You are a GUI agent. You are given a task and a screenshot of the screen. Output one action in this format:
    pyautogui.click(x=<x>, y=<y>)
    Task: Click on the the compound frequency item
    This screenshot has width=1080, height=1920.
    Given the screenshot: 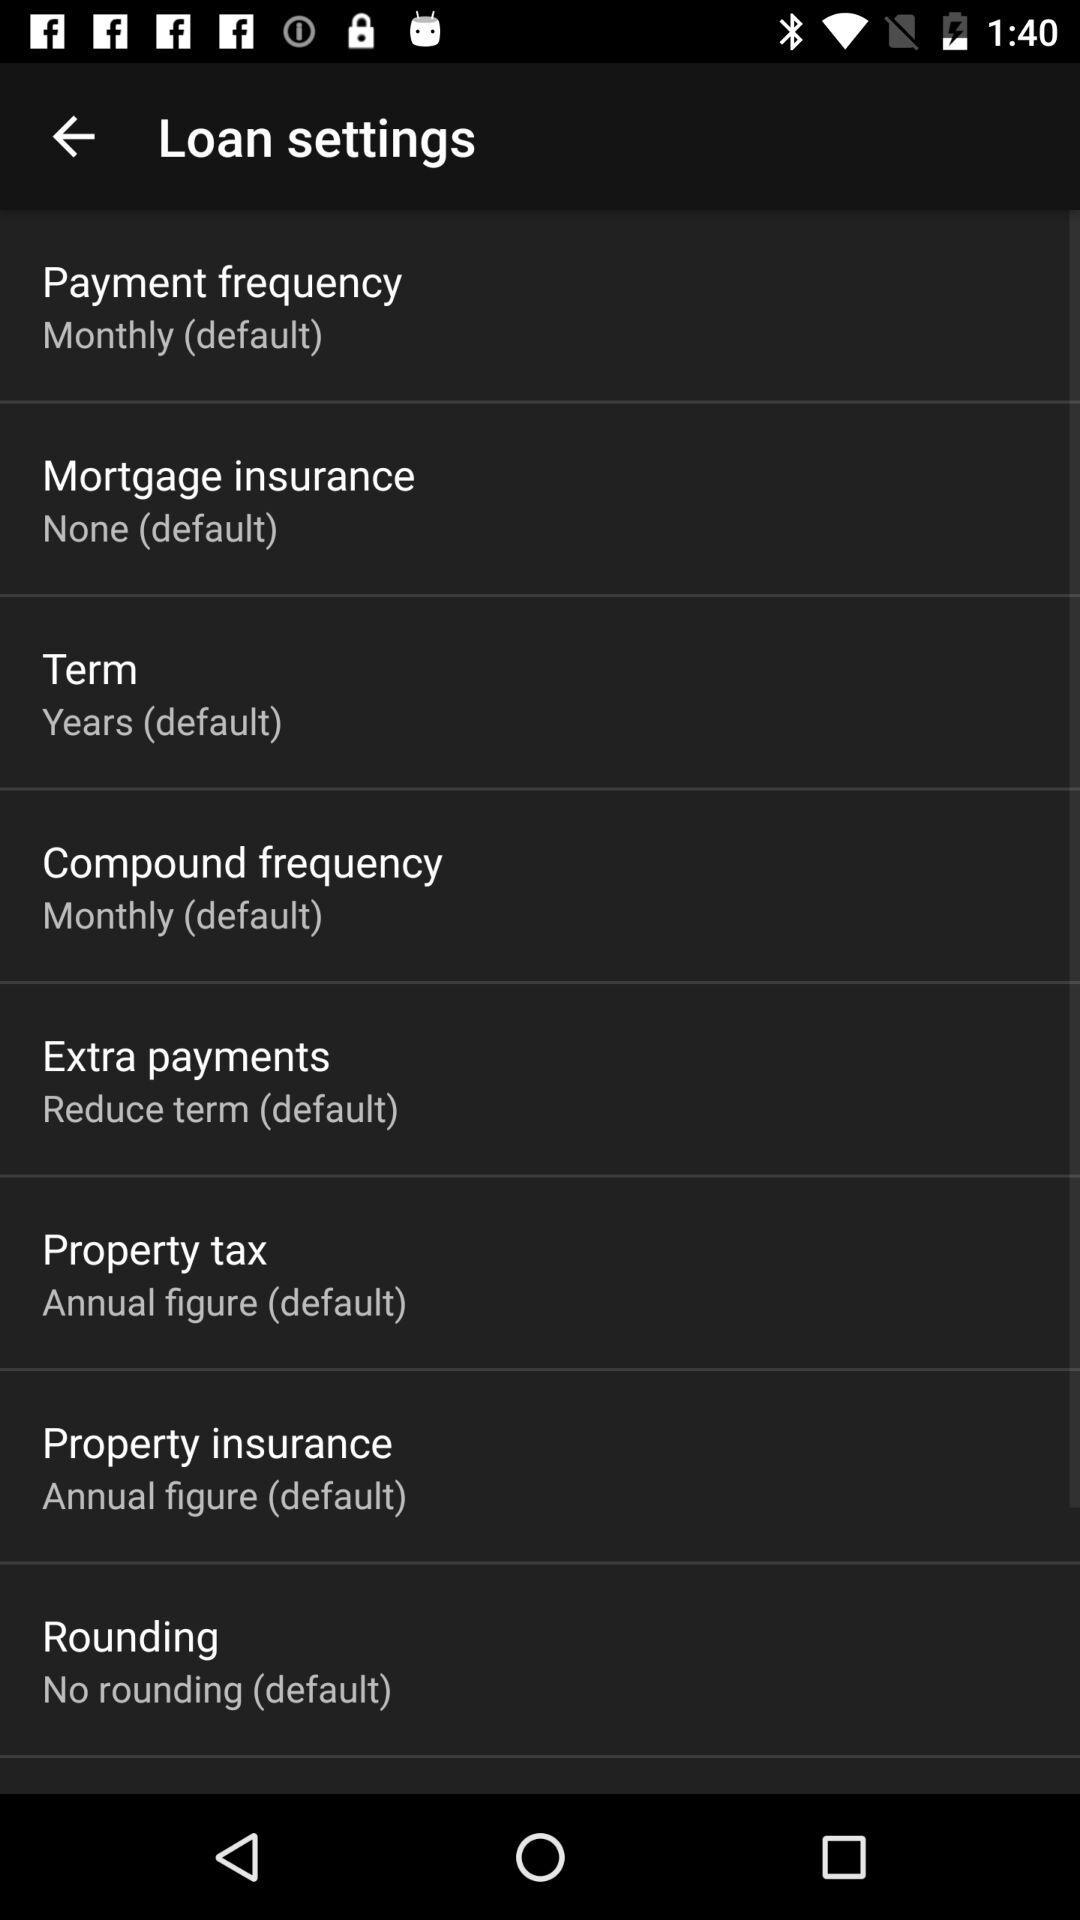 What is the action you would take?
    pyautogui.click(x=241, y=860)
    